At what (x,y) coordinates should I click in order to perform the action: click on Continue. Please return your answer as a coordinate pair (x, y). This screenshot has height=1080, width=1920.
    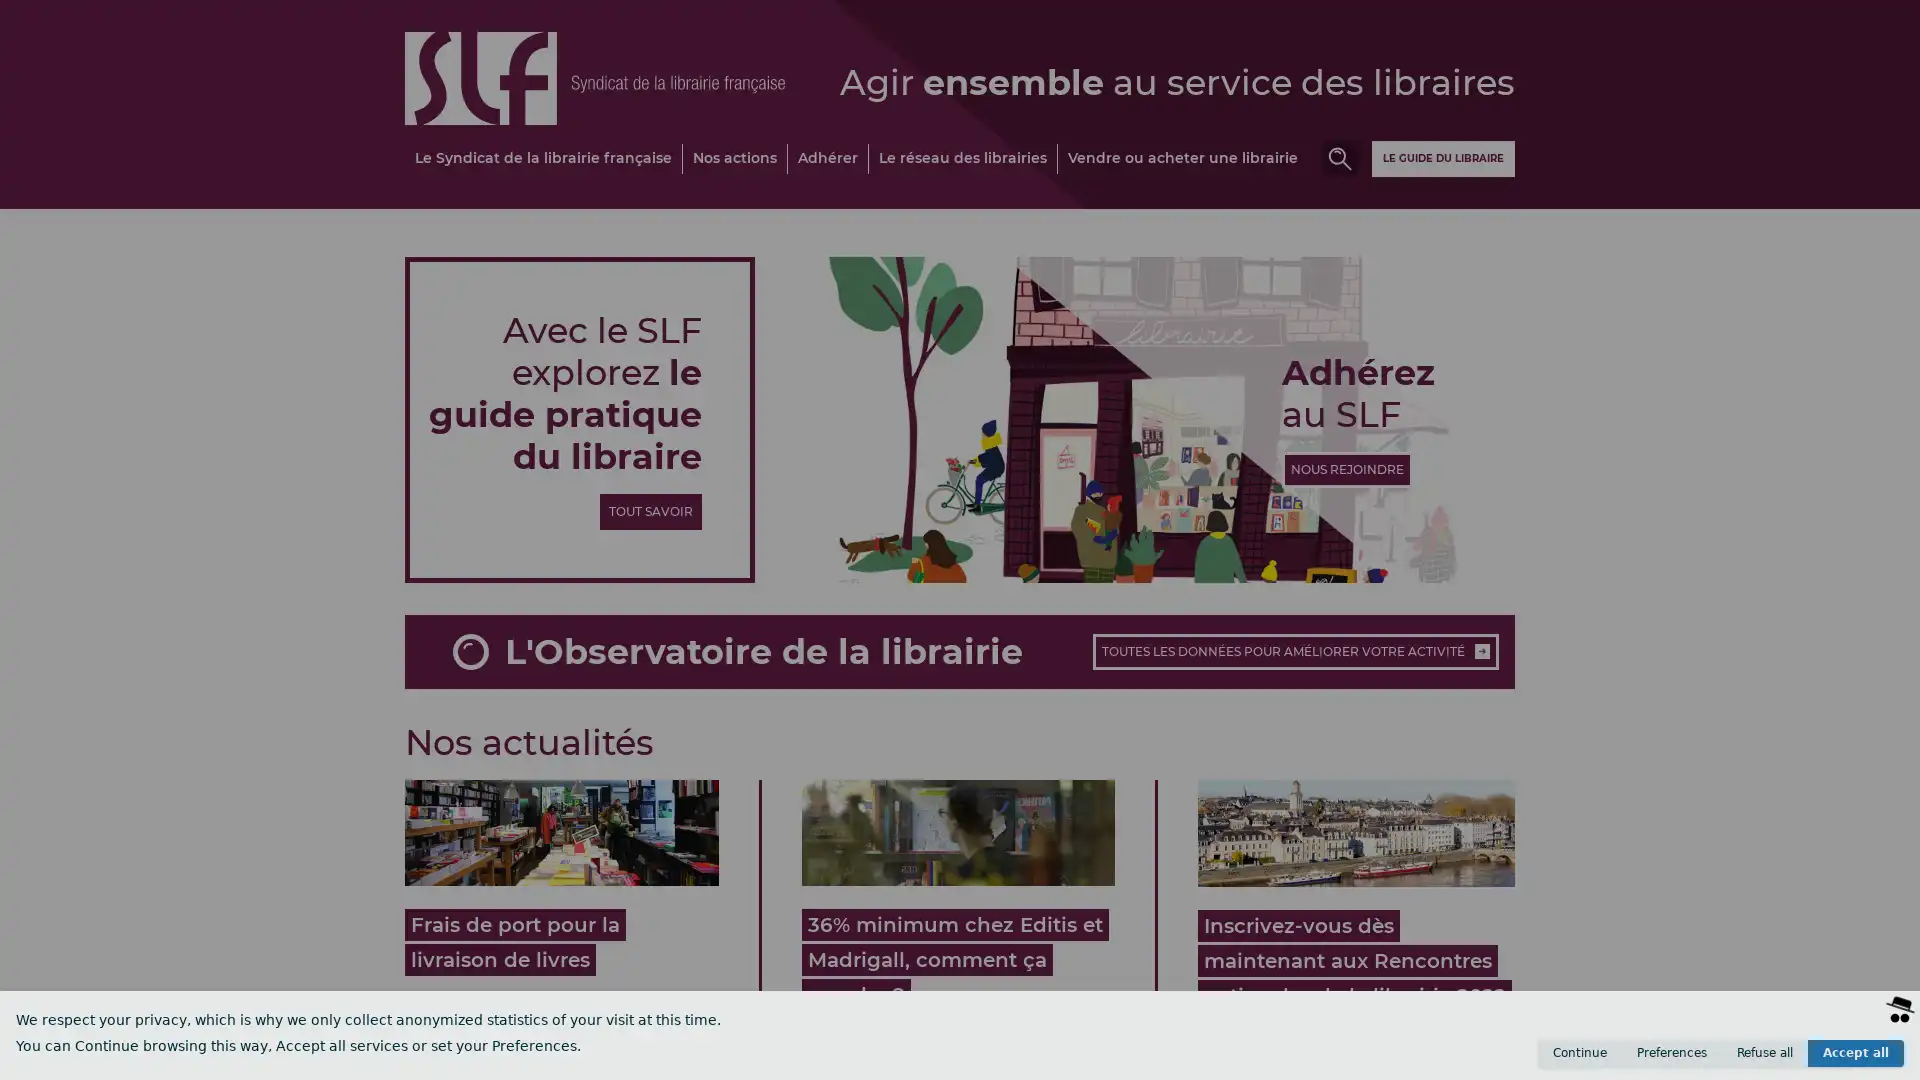
    Looking at the image, I should click on (1578, 1052).